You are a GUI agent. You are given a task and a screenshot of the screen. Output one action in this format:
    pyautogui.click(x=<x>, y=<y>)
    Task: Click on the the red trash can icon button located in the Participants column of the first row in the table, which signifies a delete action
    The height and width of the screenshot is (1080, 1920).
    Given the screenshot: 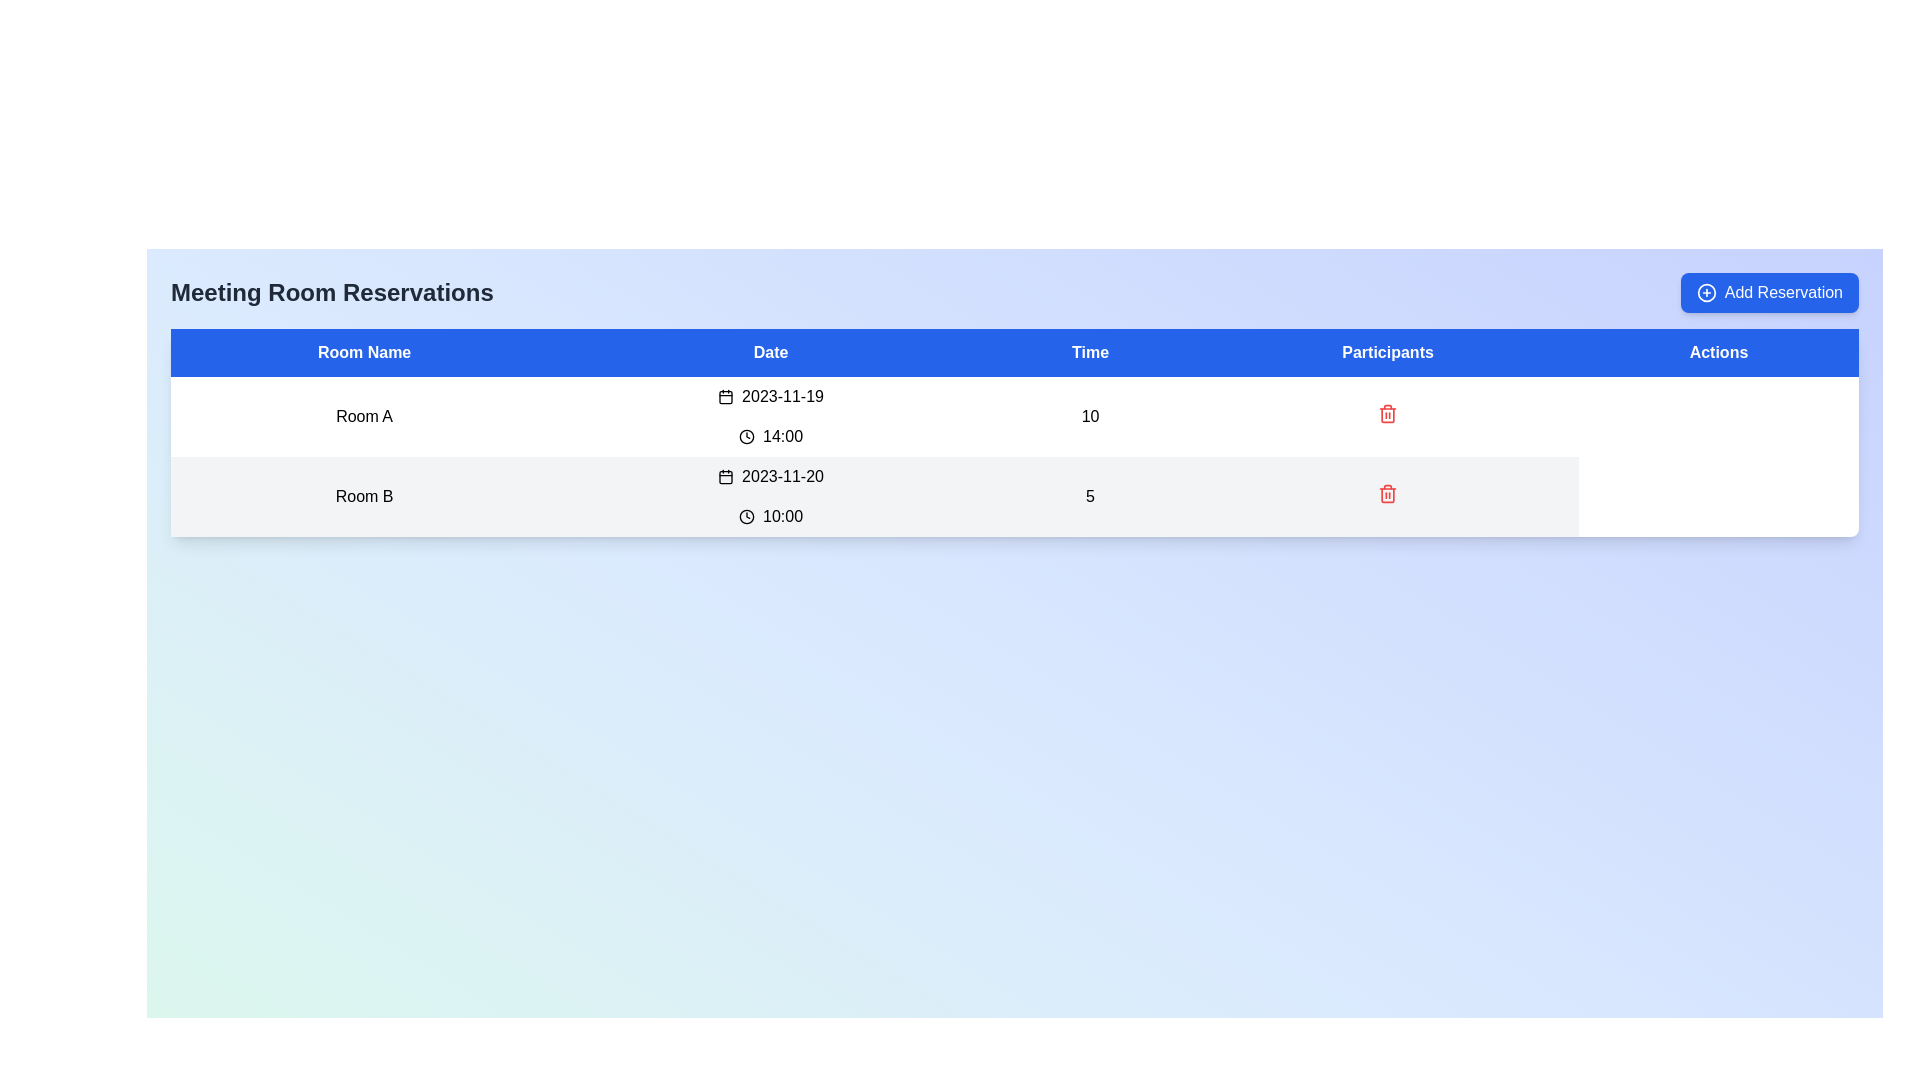 What is the action you would take?
    pyautogui.click(x=1386, y=415)
    